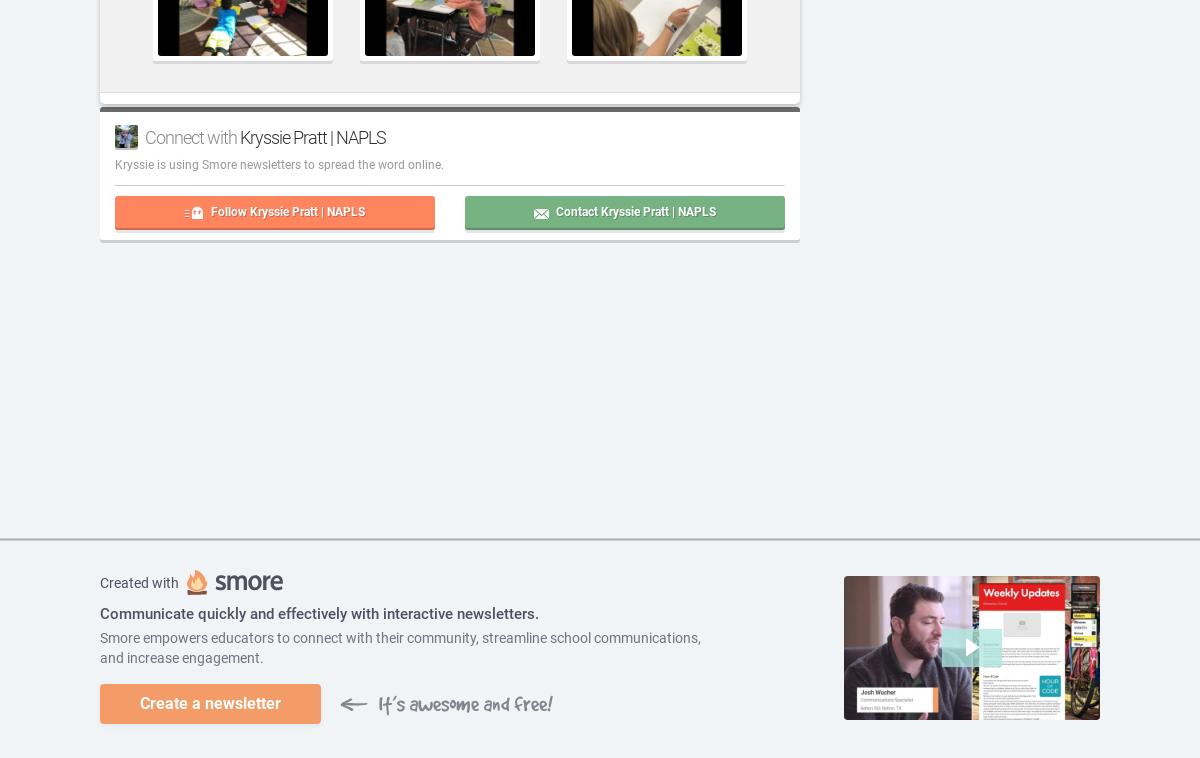 This screenshot has height=758, width=1200. What do you see at coordinates (99, 638) in the screenshot?
I see `'Smore empowers educators to connect with their community, streamline school communications,'` at bounding box center [99, 638].